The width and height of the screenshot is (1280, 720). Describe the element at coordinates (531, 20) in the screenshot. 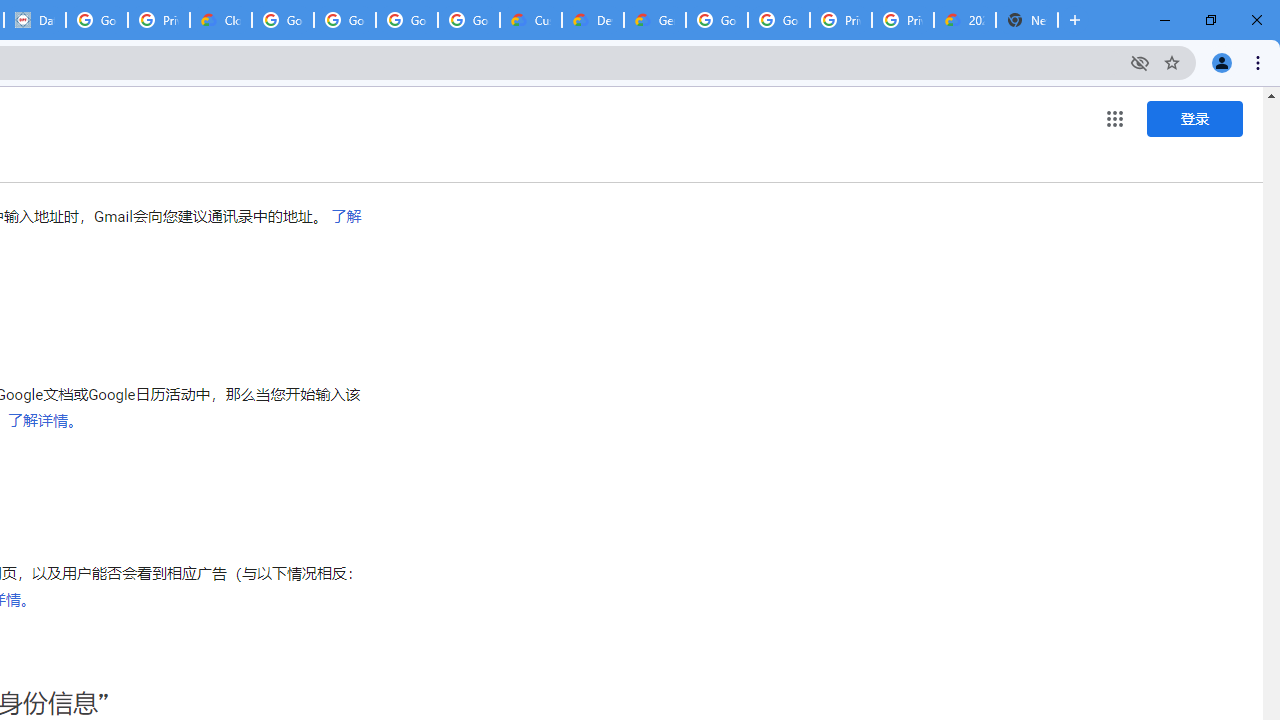

I see `'Customer Care | Google Cloud'` at that location.